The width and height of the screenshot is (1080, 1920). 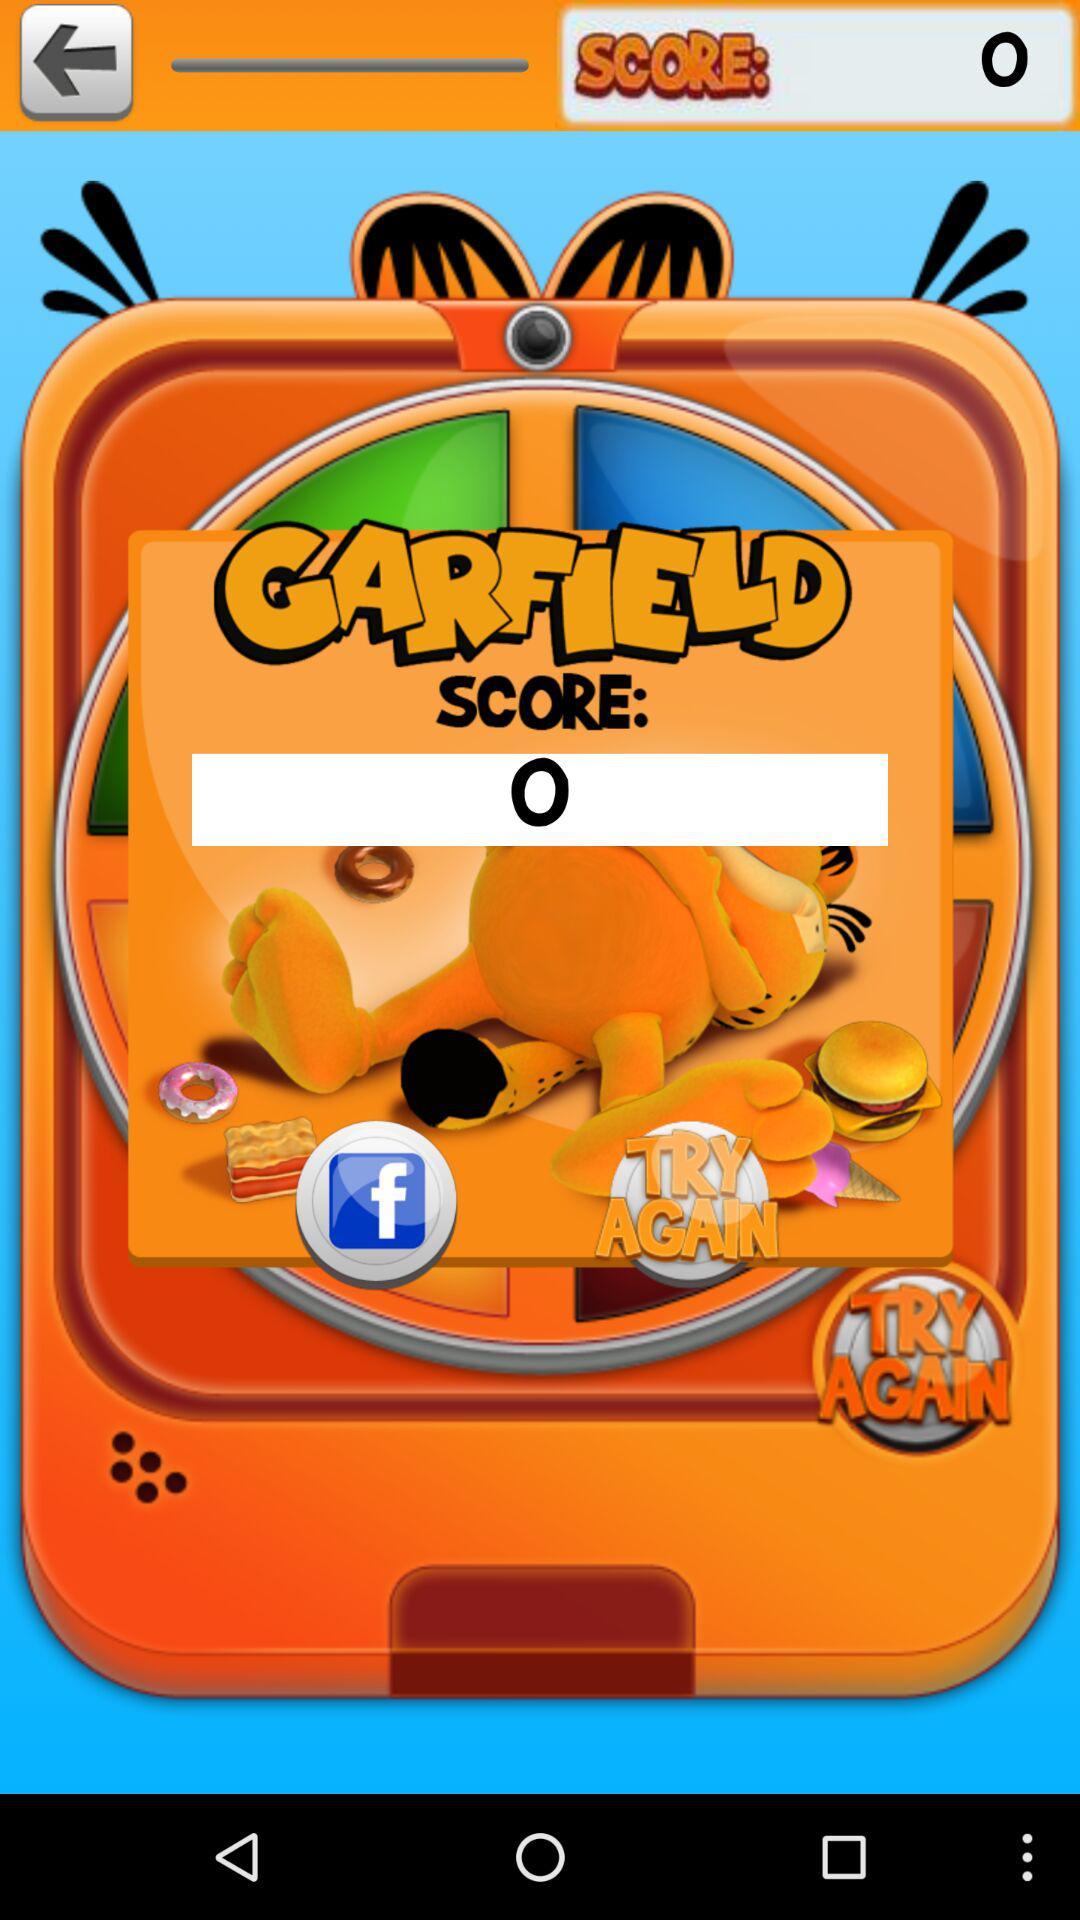 I want to click on the facebook icon, so click(x=376, y=1289).